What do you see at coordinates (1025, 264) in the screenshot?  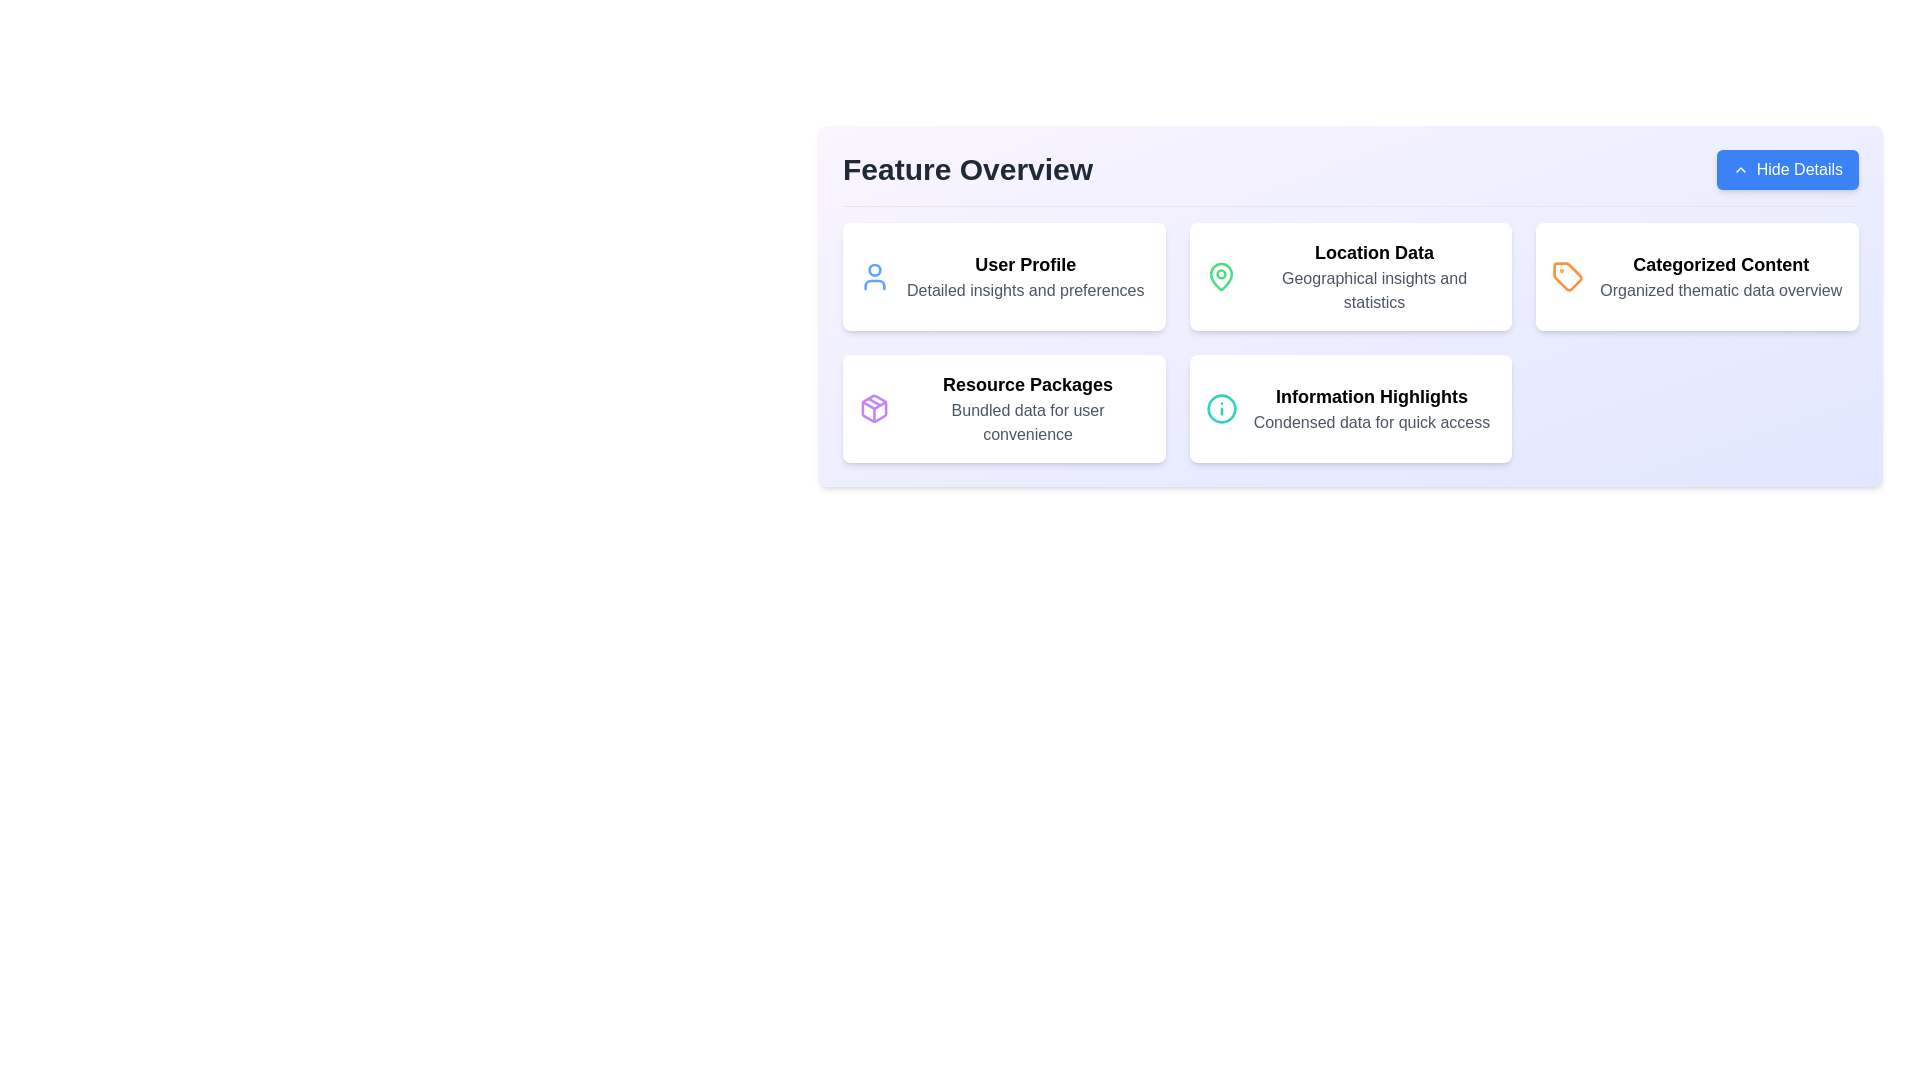 I see `the 'User Profile' text label, which is styled in bold and larger font, located in the top-left card of the grid layout in the 'Feature Overview' section` at bounding box center [1025, 264].